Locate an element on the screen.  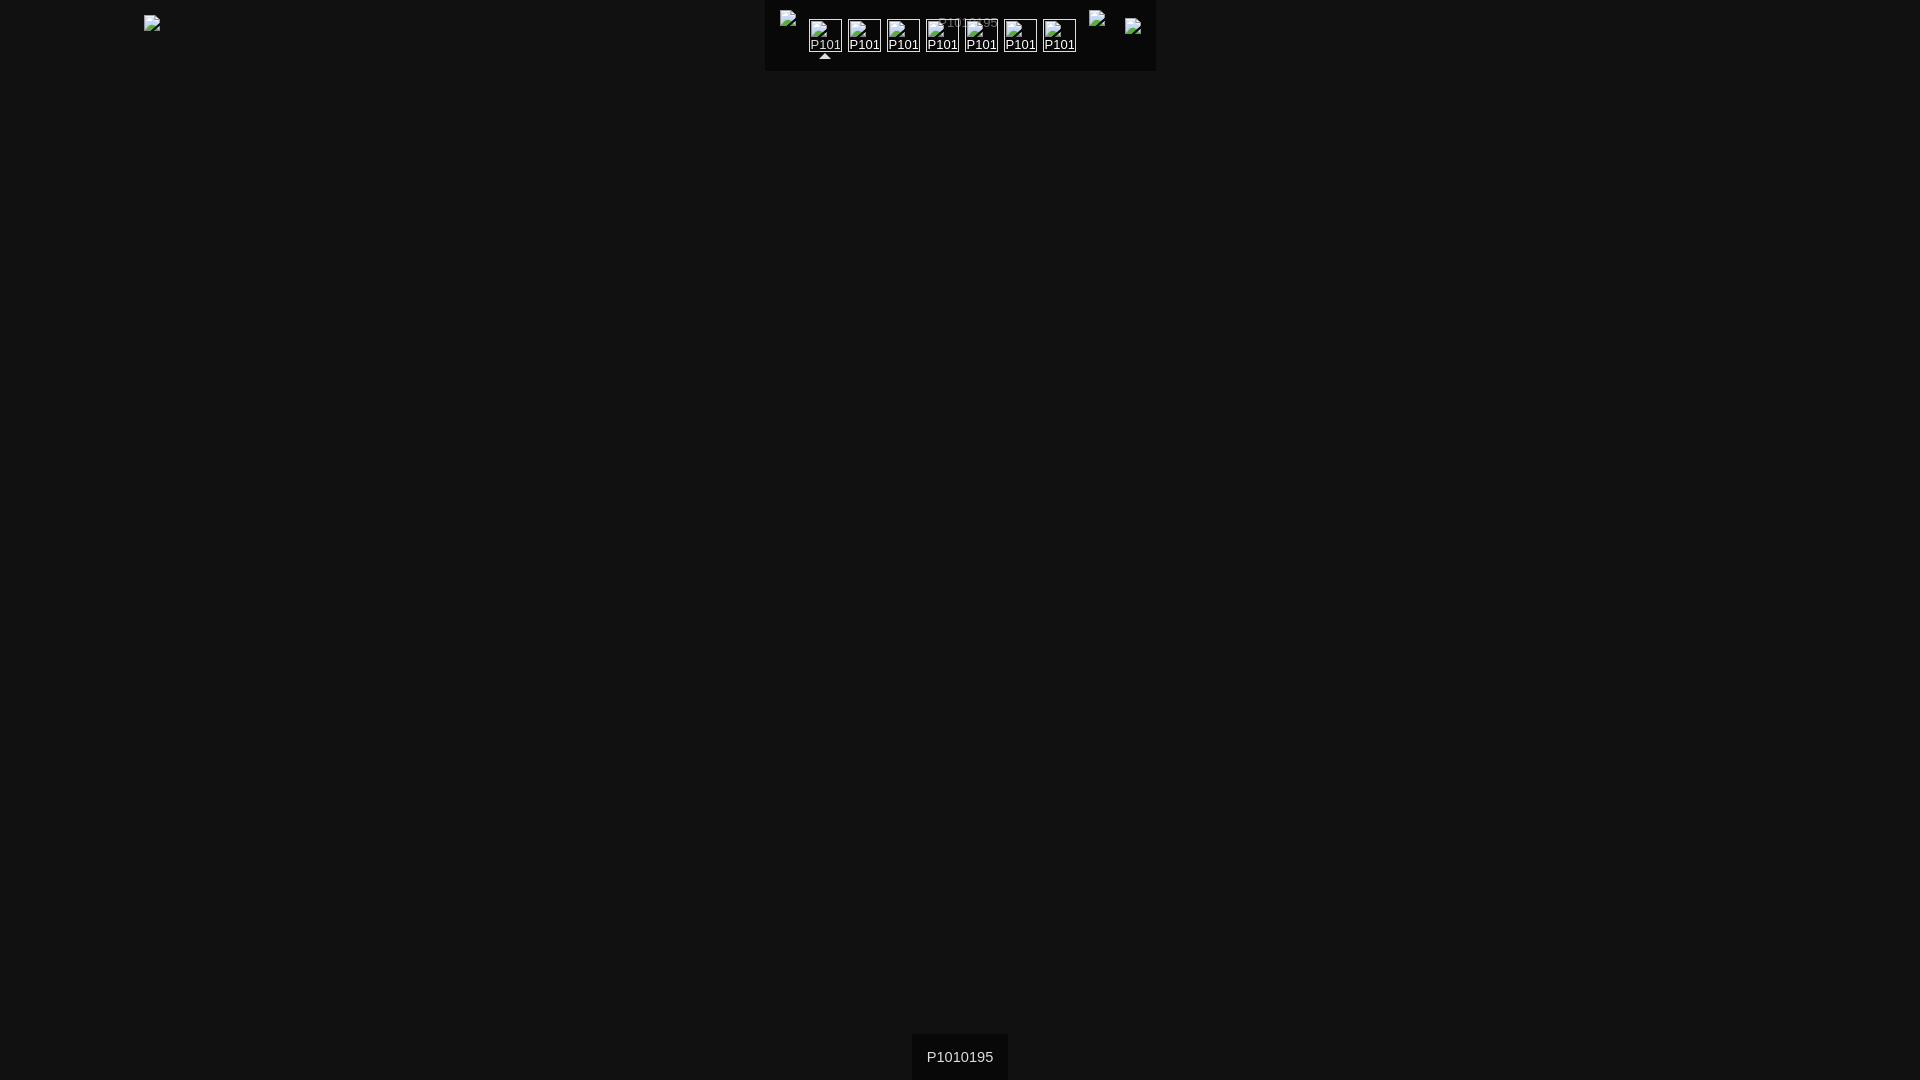
'P1010071' is located at coordinates (1003, 35).